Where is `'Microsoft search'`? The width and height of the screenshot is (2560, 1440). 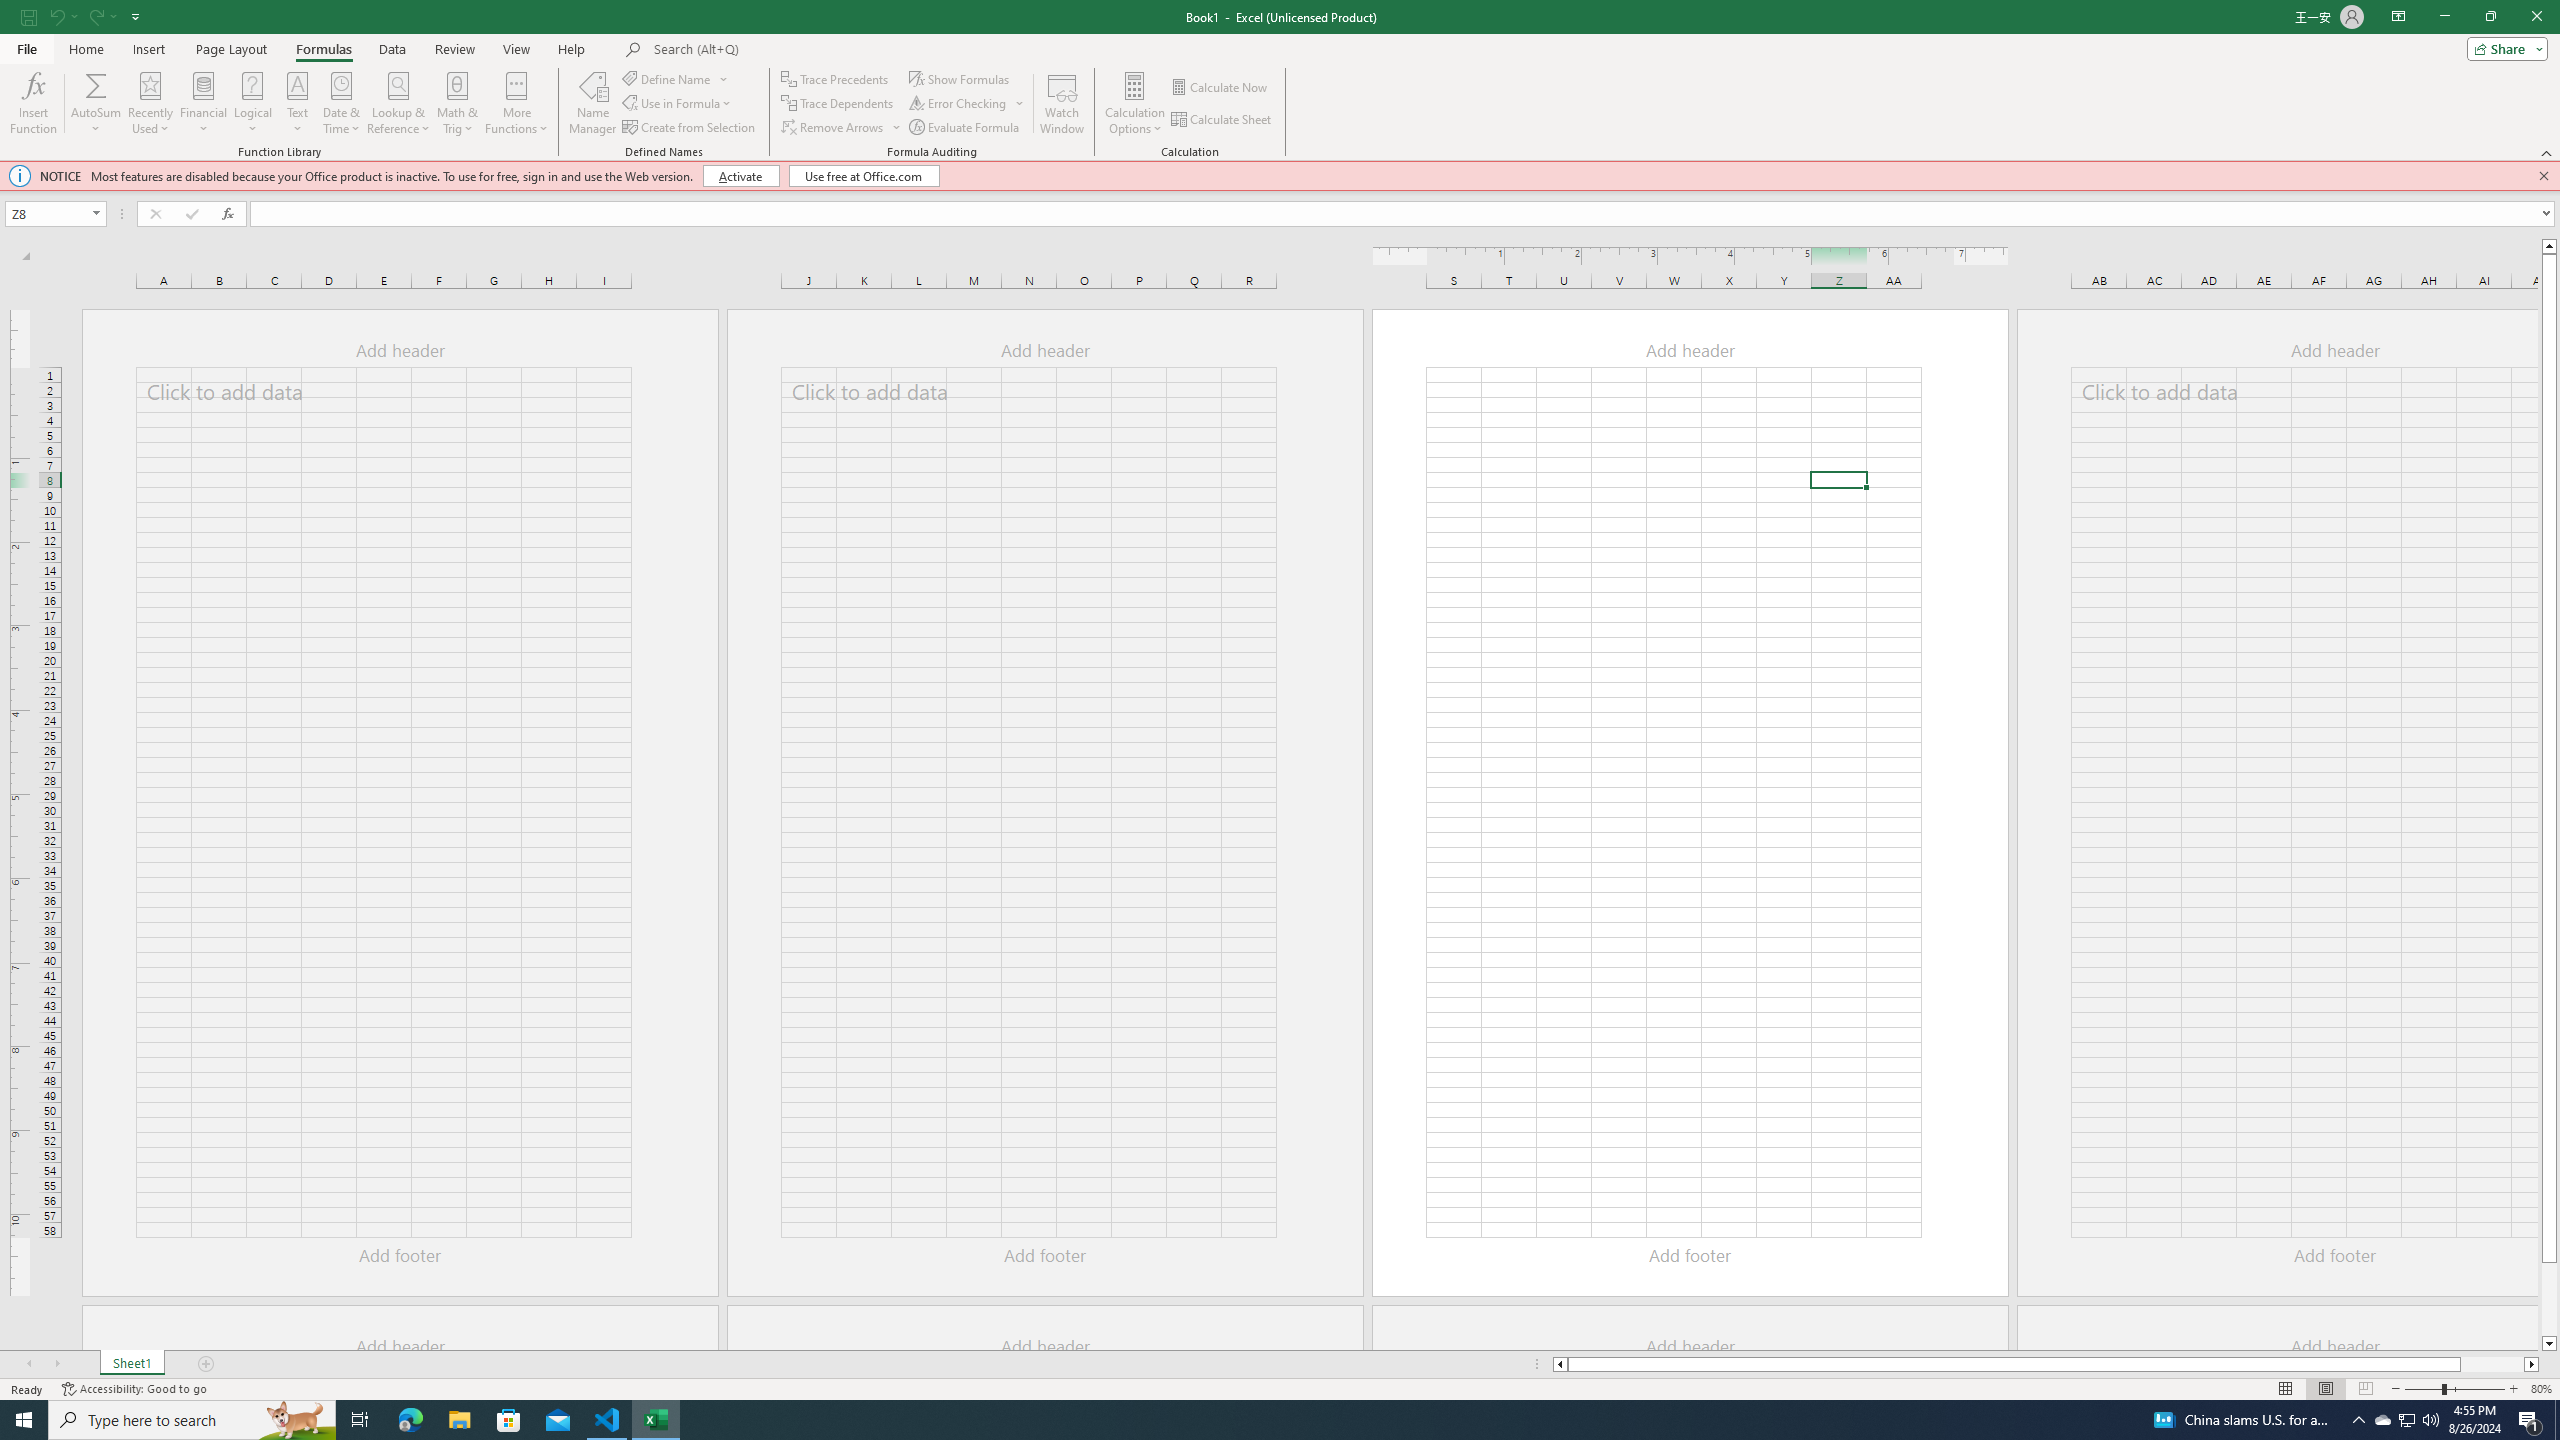
'Microsoft search' is located at coordinates (791, 49).